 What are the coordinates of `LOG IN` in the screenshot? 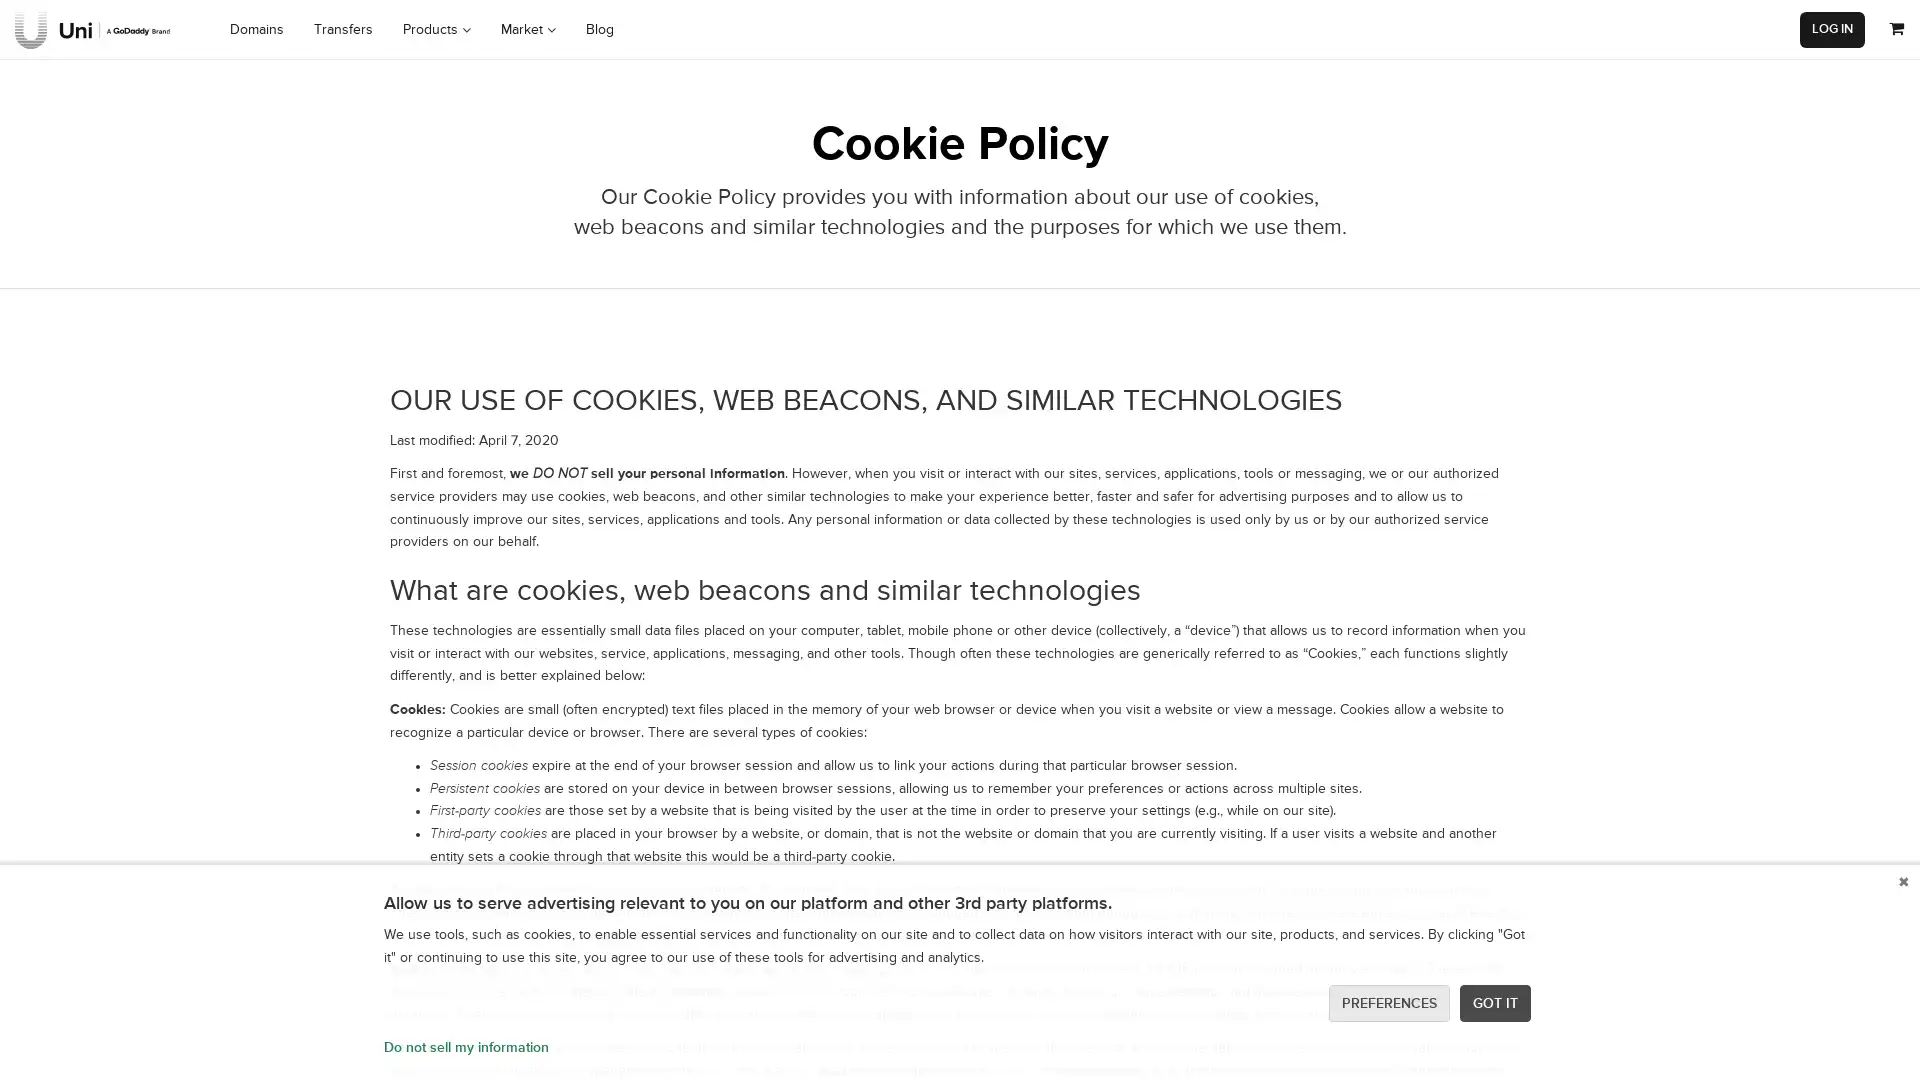 It's located at (1832, 29).